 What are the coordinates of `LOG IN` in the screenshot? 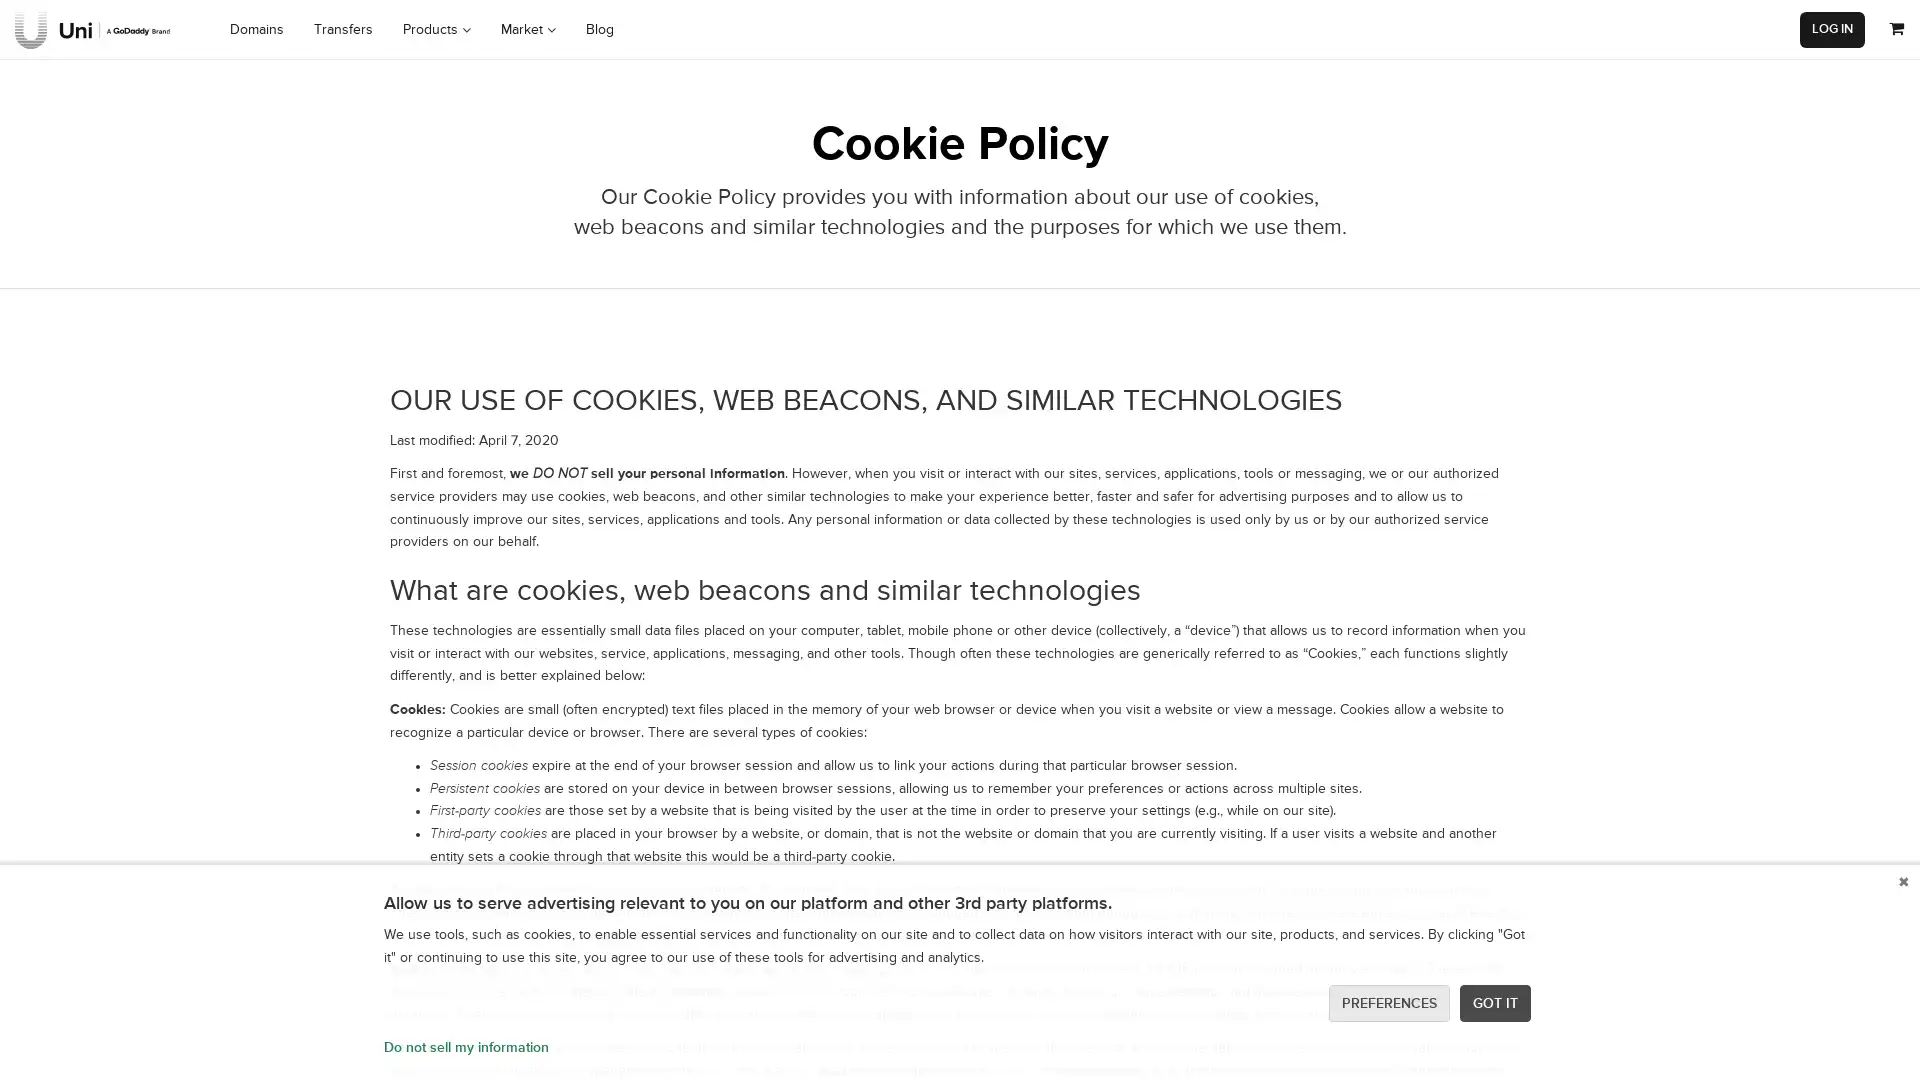 It's located at (1832, 29).